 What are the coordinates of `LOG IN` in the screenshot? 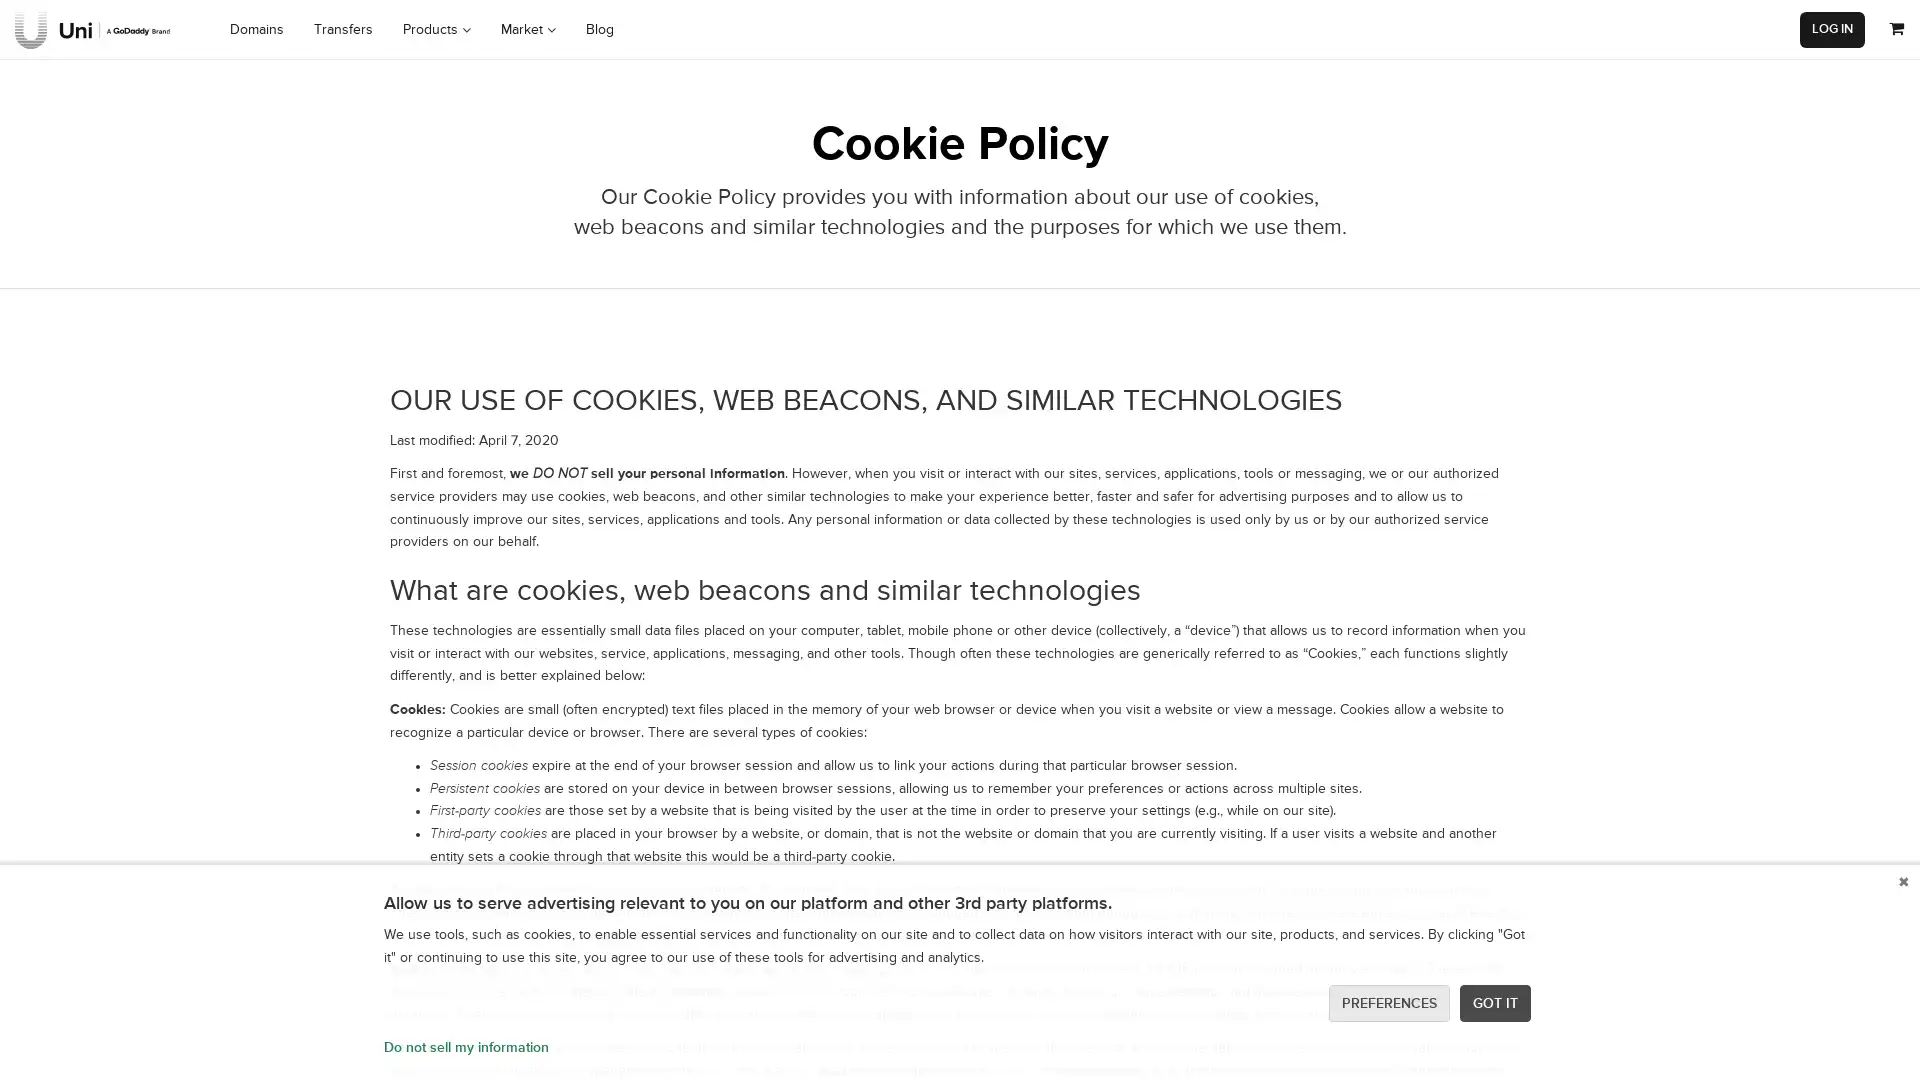 It's located at (1832, 29).